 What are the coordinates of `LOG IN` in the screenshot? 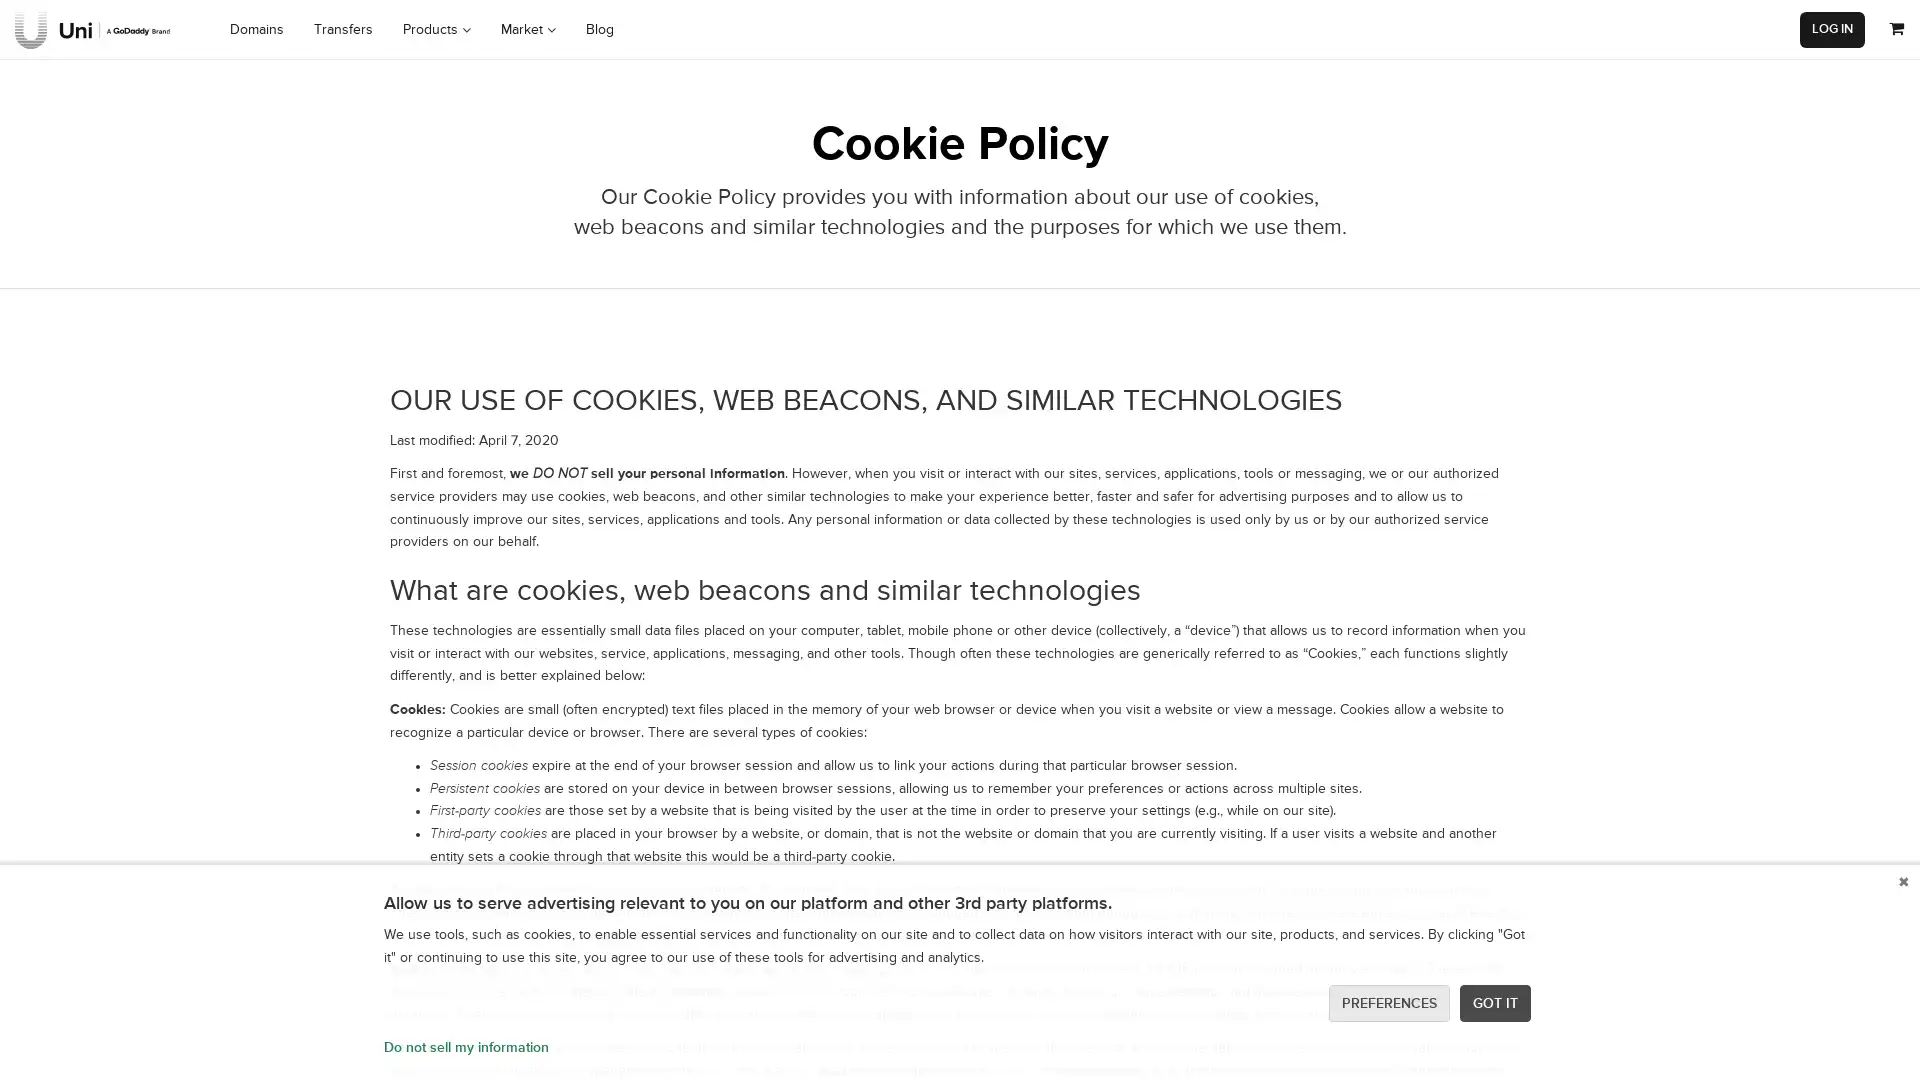 It's located at (1832, 29).